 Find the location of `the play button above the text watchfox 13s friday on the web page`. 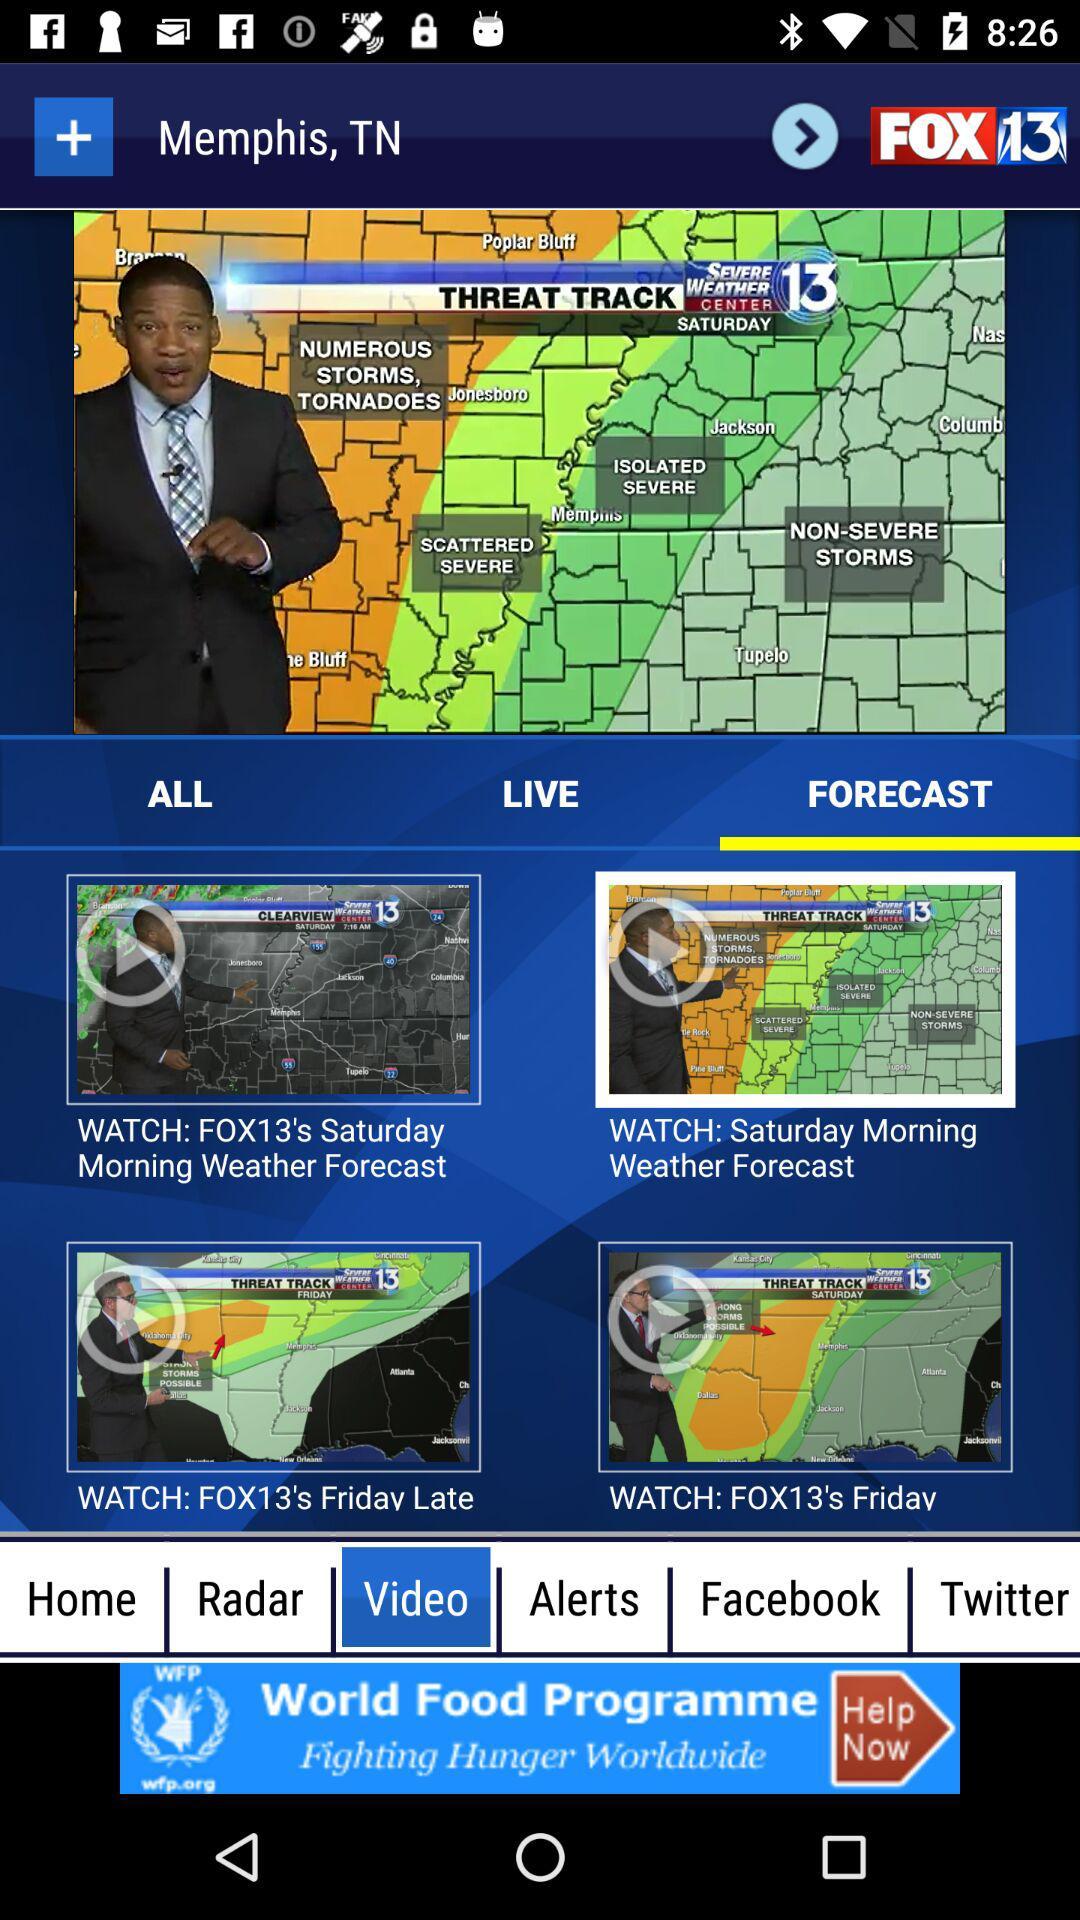

the play button above the text watchfox 13s friday on the web page is located at coordinates (663, 1320).